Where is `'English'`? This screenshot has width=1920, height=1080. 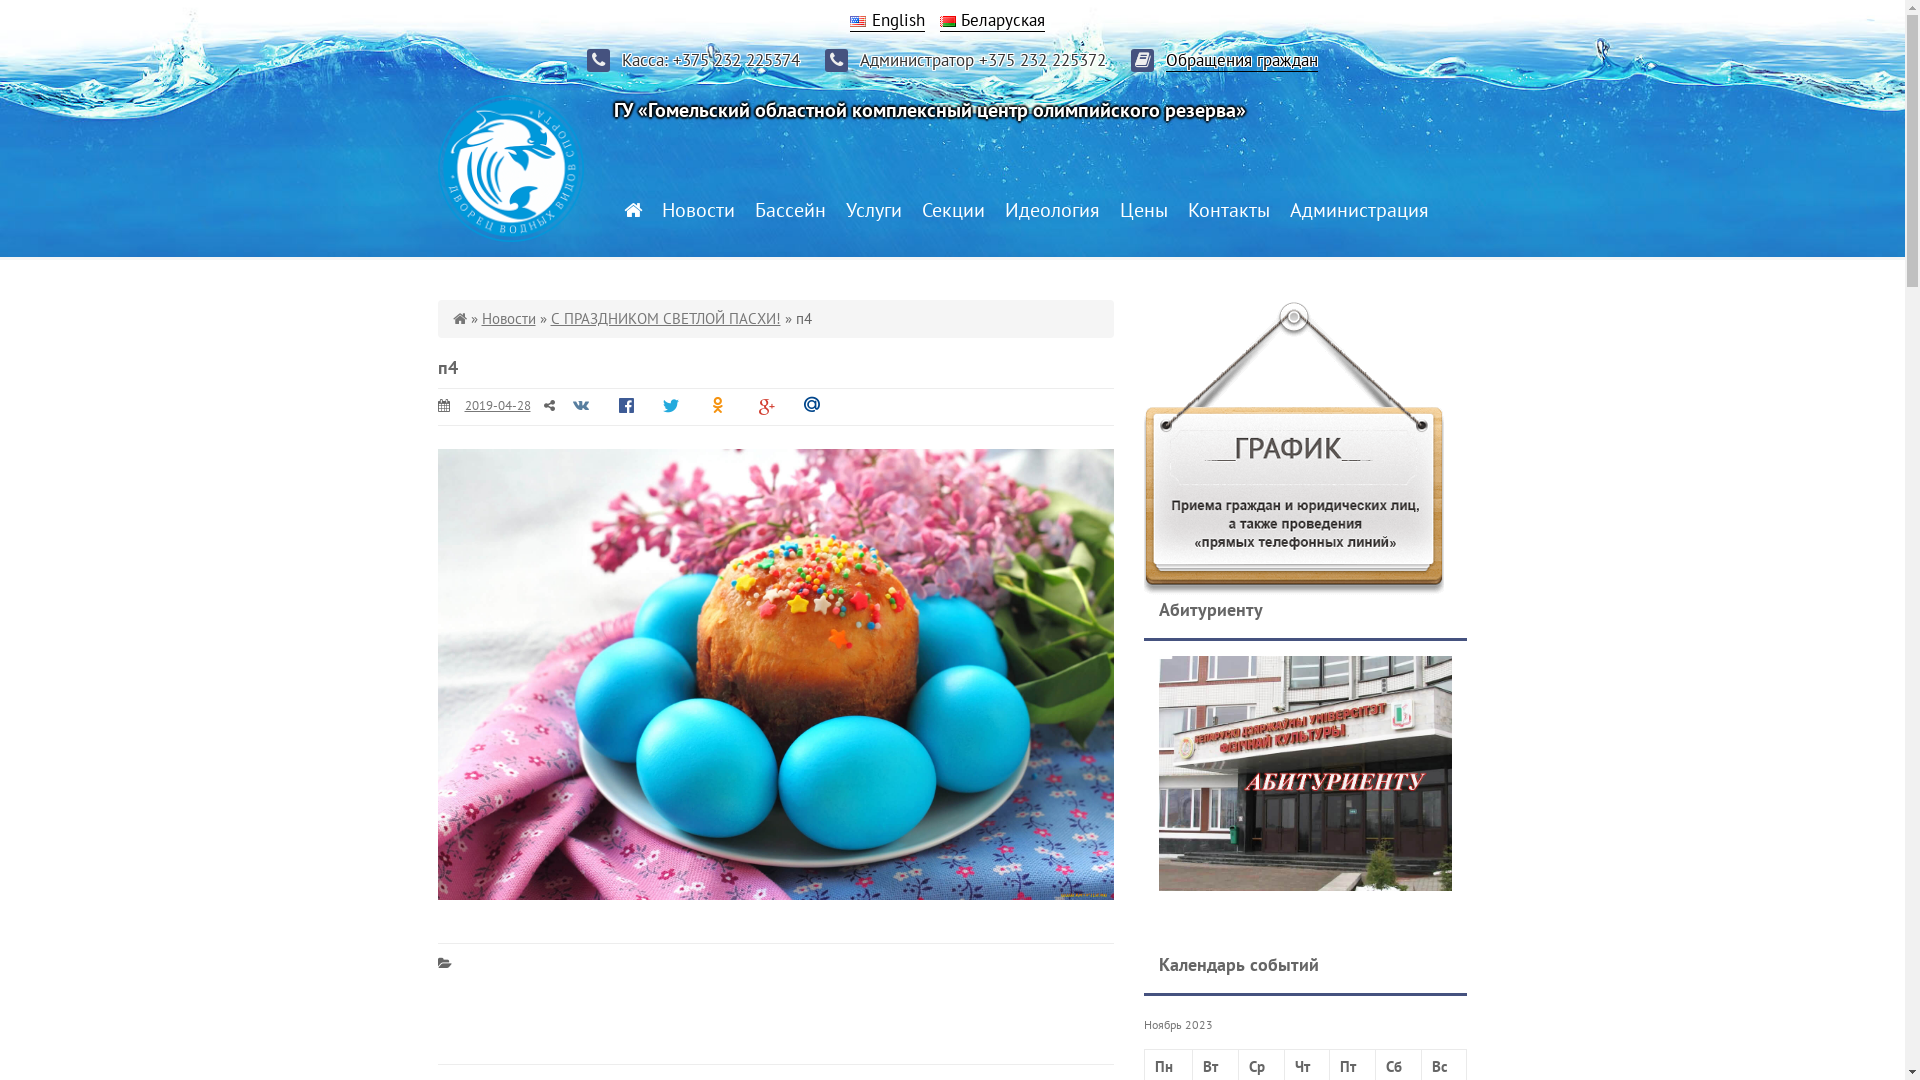 'English' is located at coordinates (886, 20).